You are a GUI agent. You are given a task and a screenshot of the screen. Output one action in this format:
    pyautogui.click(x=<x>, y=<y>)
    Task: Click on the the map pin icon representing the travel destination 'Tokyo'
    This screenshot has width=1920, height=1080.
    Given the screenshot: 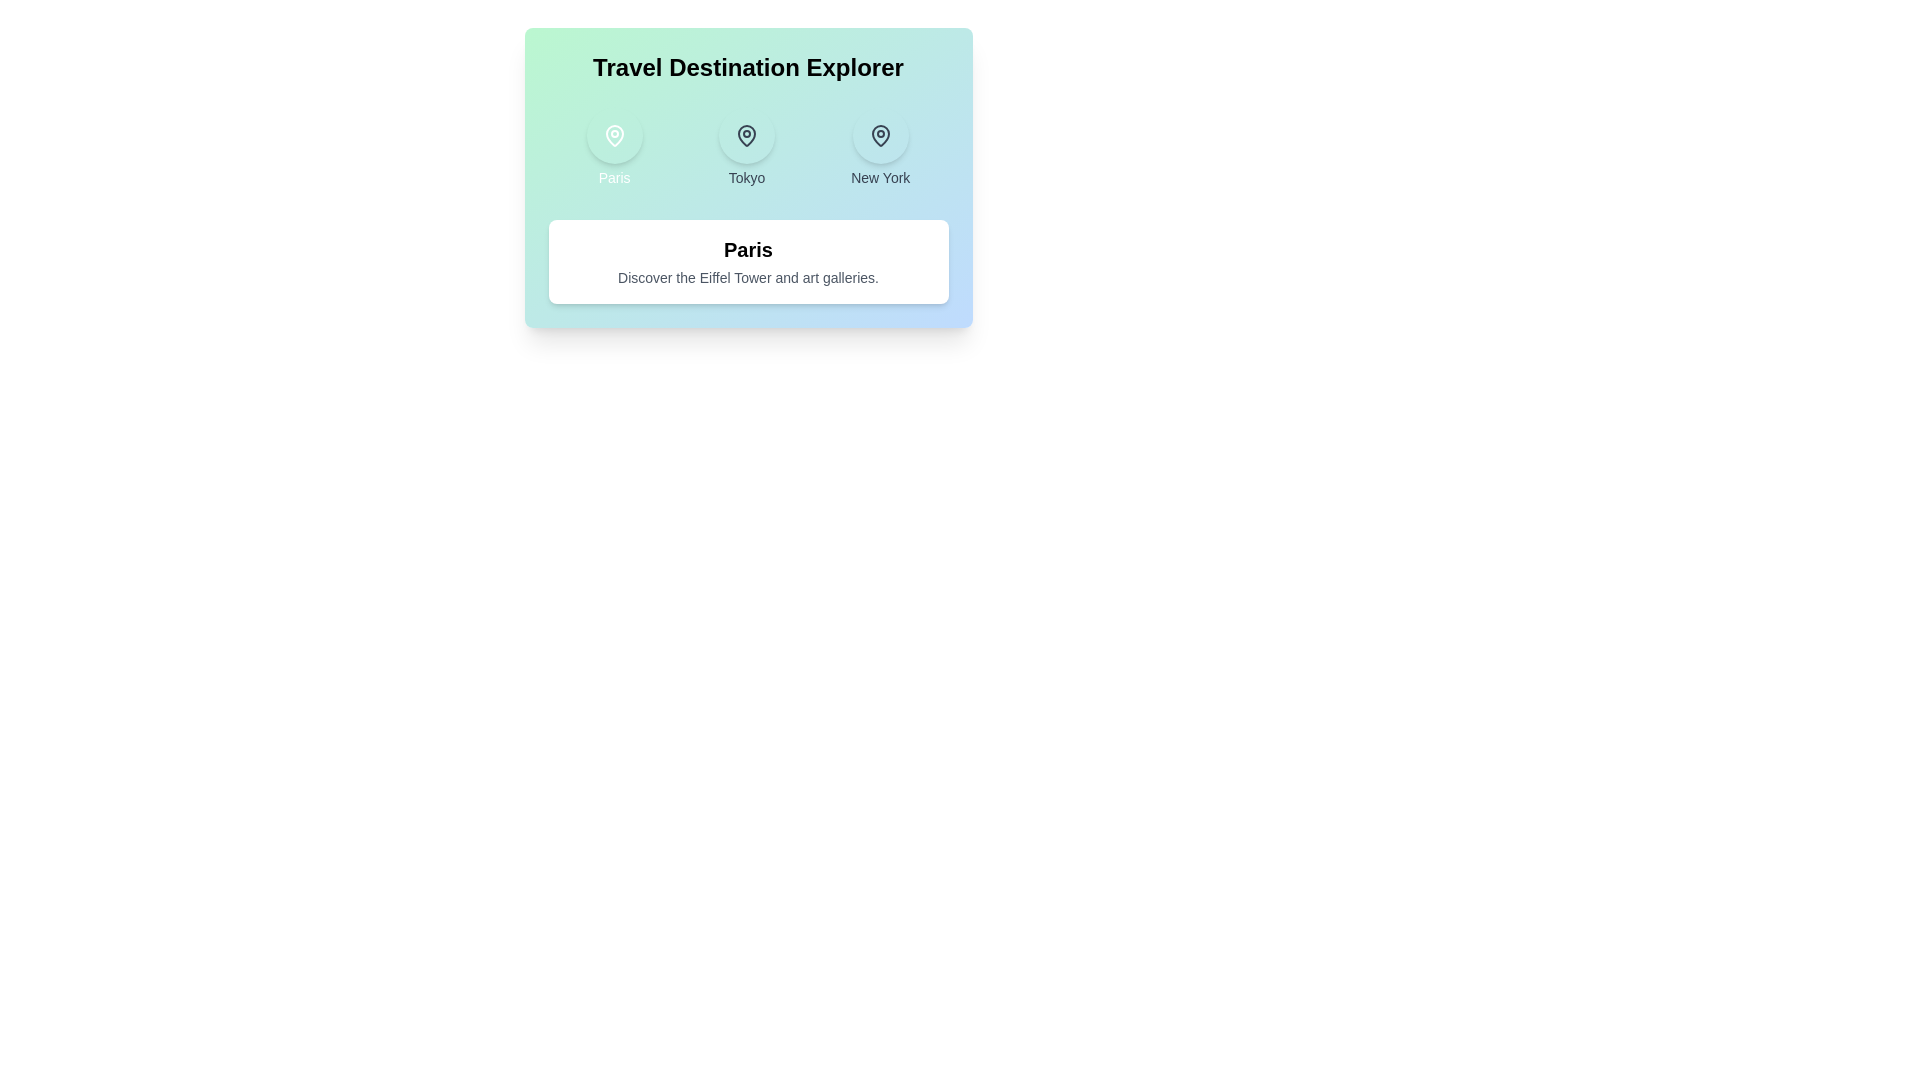 What is the action you would take?
    pyautogui.click(x=745, y=135)
    